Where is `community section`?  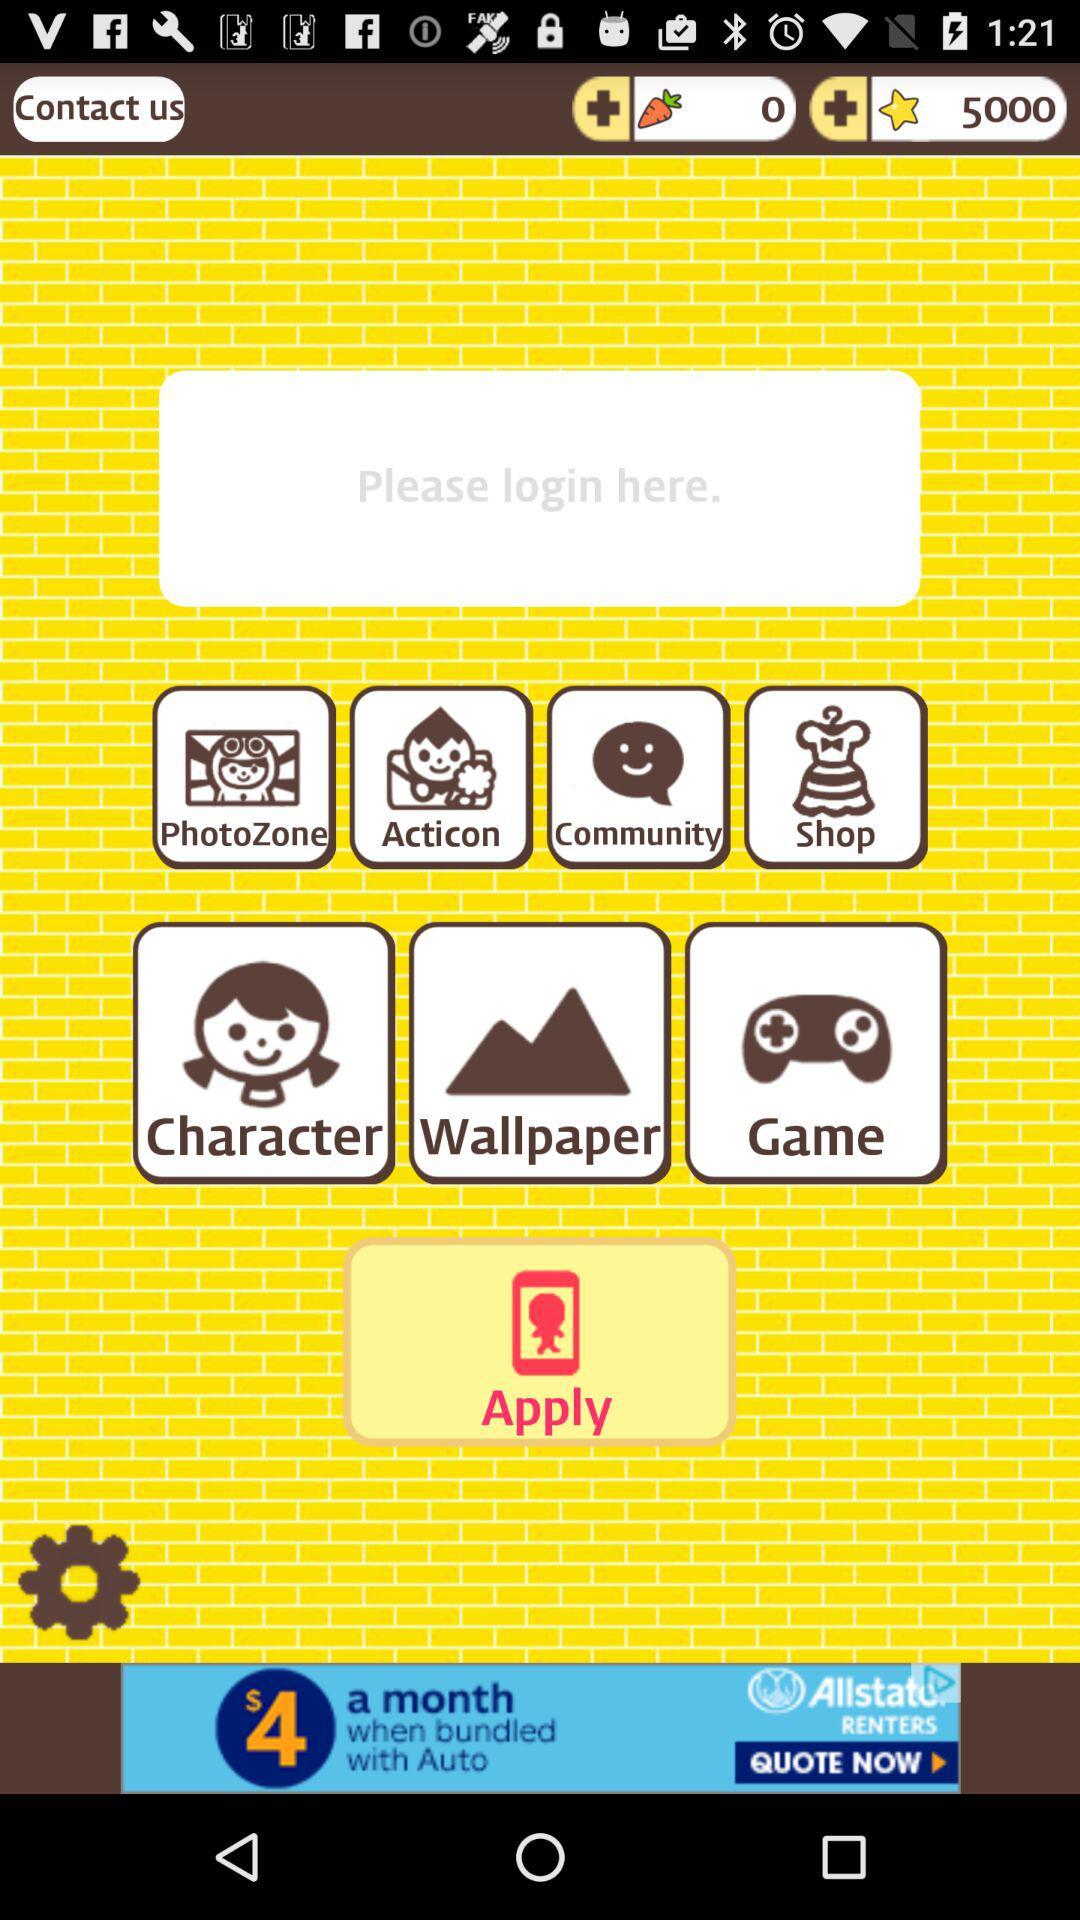 community section is located at coordinates (637, 775).